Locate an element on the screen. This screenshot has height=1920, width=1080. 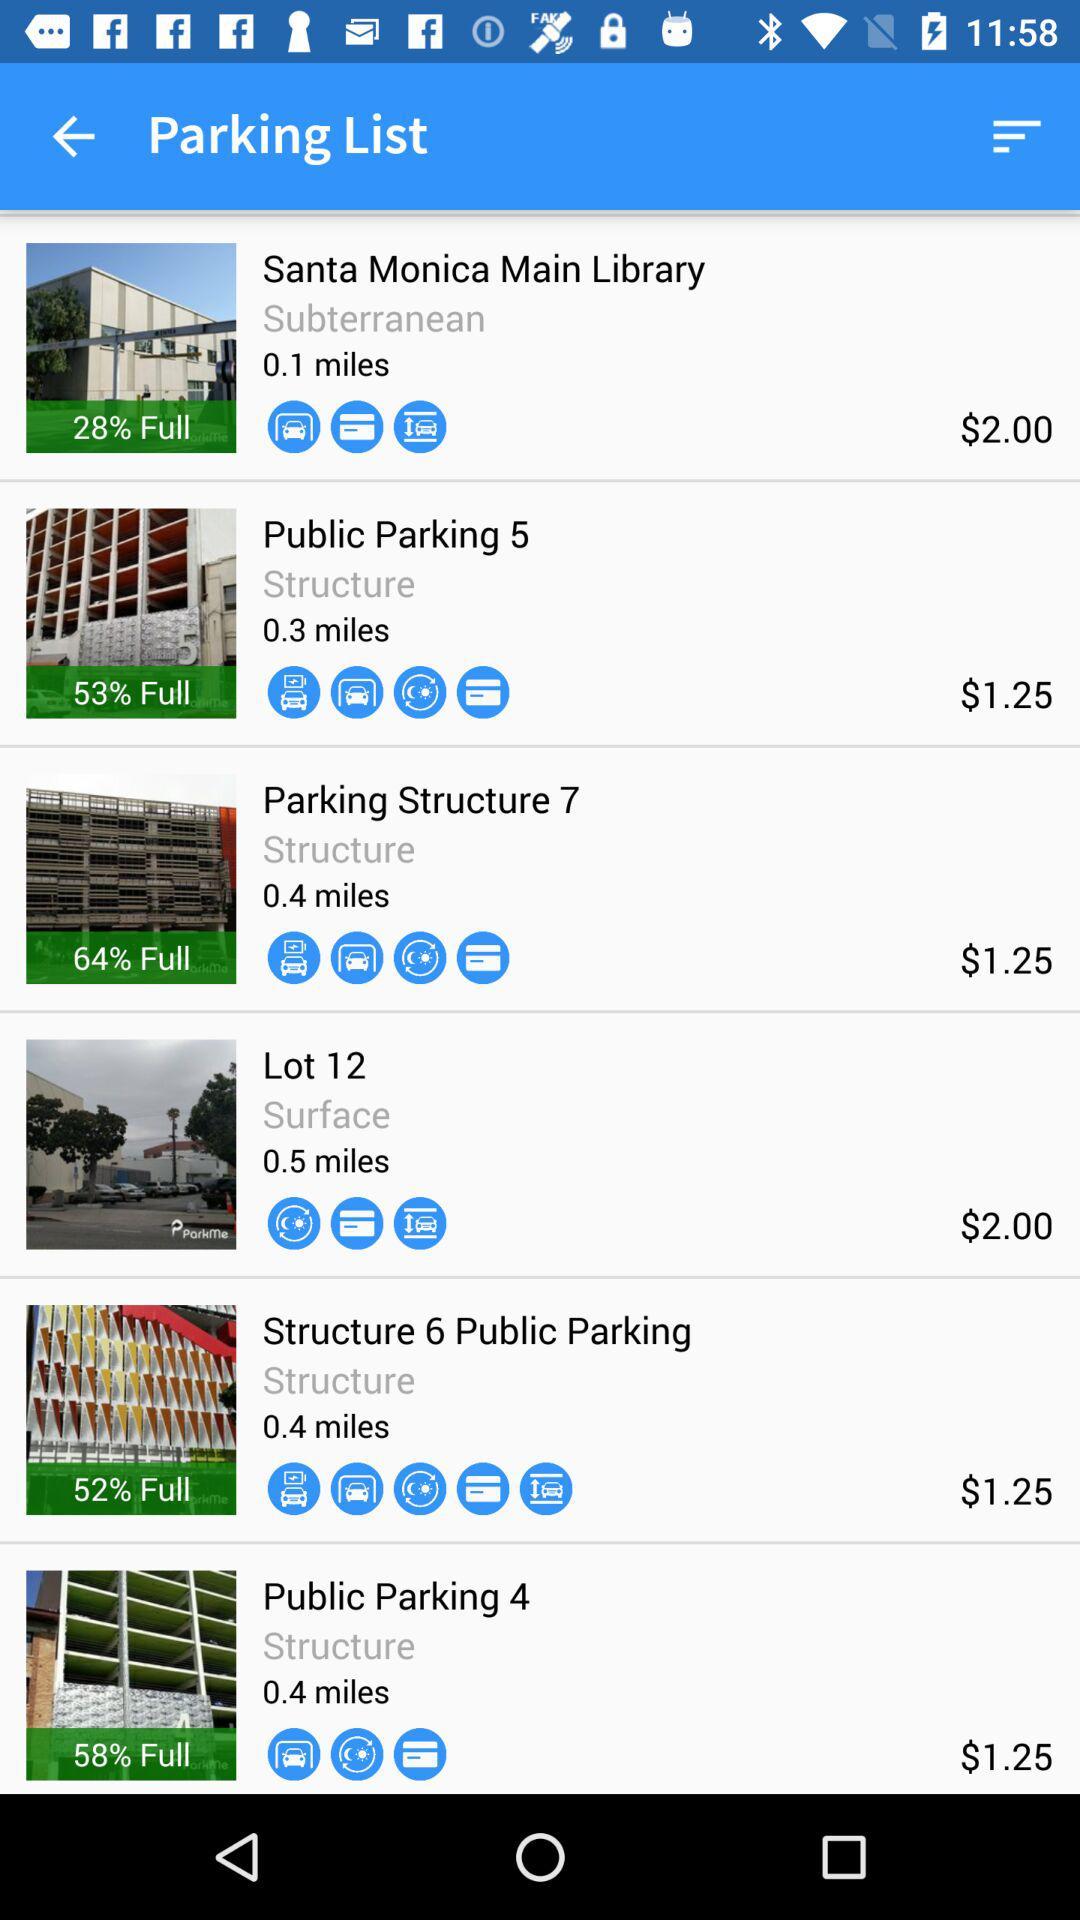
icon next to $1.25 item is located at coordinates (482, 956).